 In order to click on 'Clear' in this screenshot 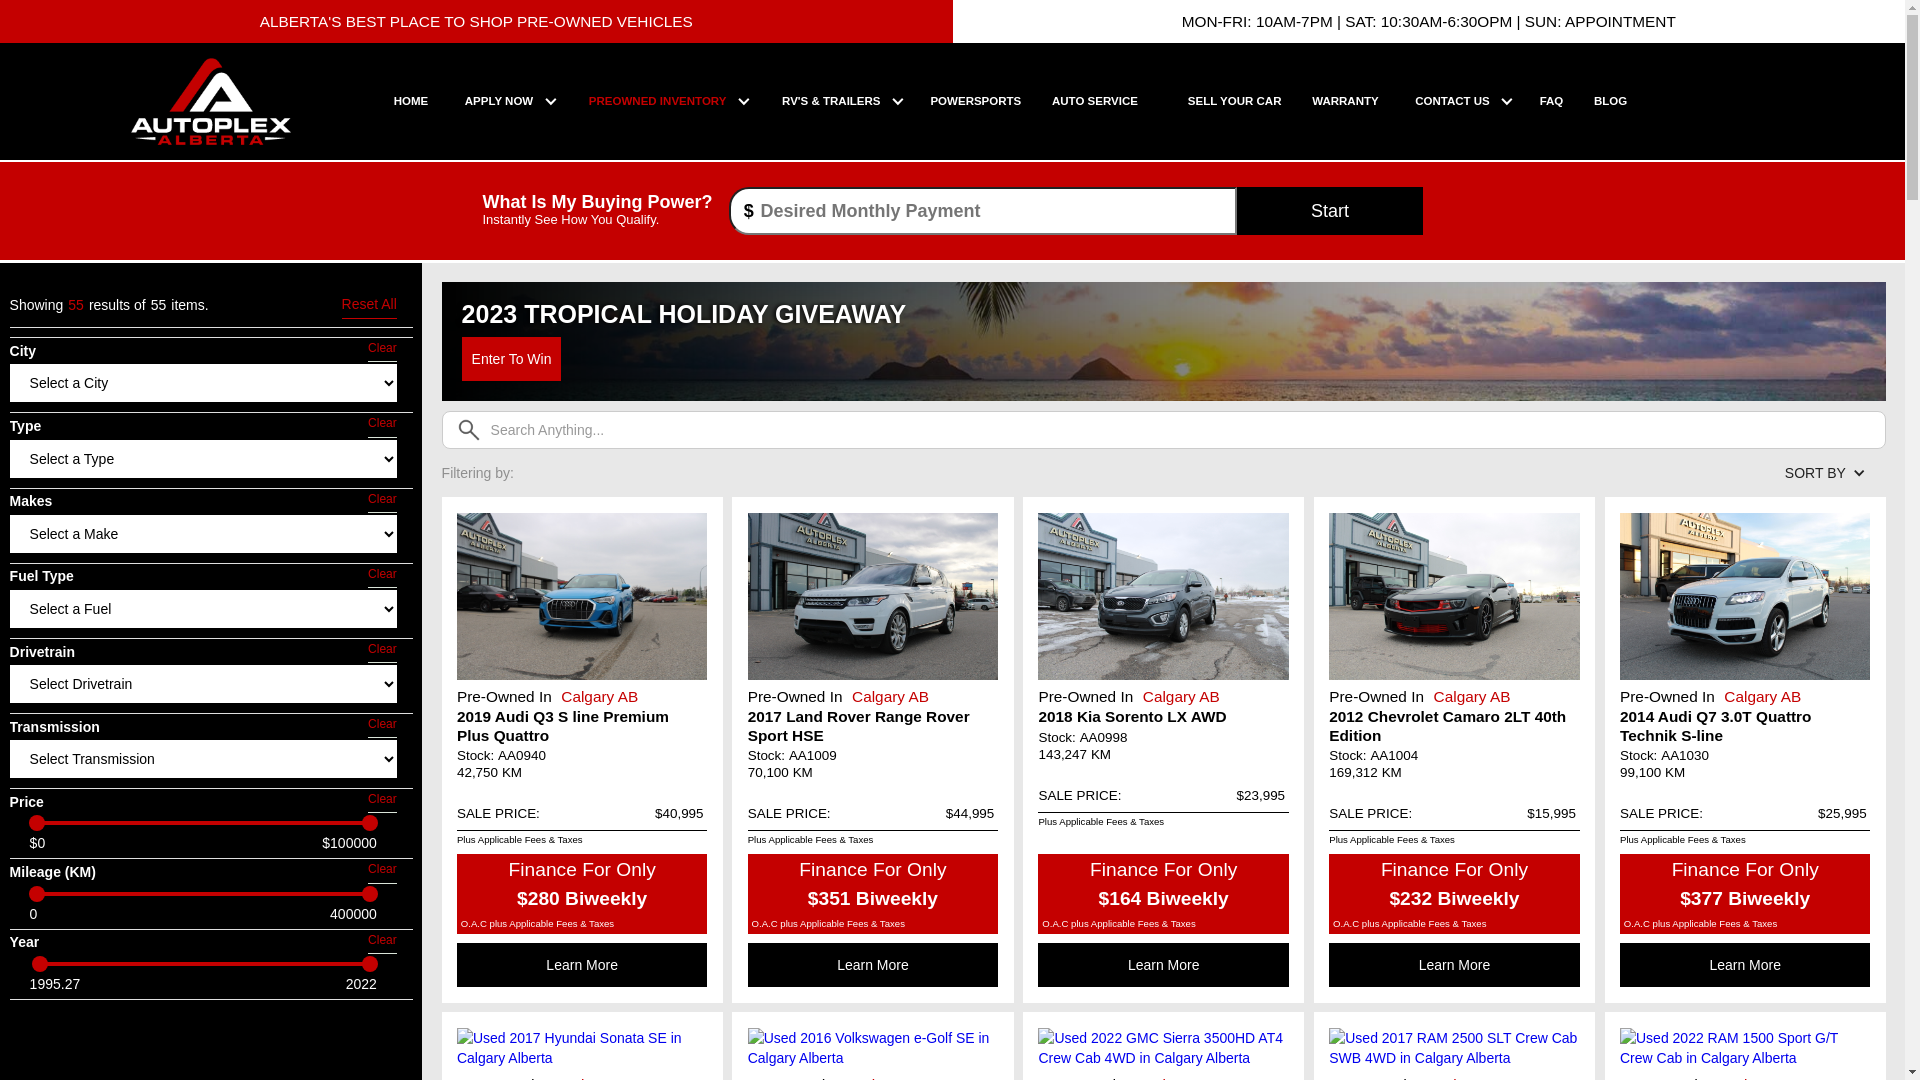, I will do `click(382, 800)`.